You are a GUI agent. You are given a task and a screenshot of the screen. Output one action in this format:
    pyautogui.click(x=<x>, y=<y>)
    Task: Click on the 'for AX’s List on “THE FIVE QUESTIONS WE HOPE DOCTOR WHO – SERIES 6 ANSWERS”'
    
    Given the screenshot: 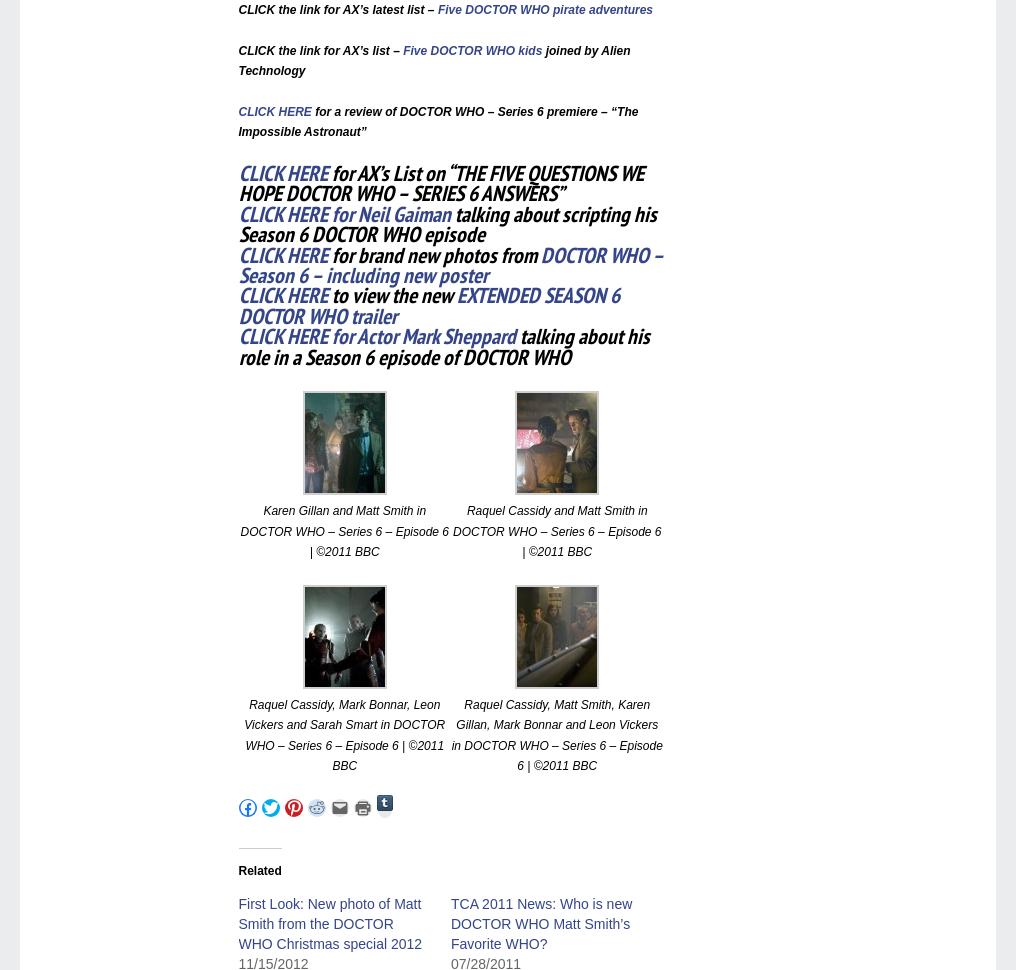 What is the action you would take?
    pyautogui.click(x=439, y=182)
    